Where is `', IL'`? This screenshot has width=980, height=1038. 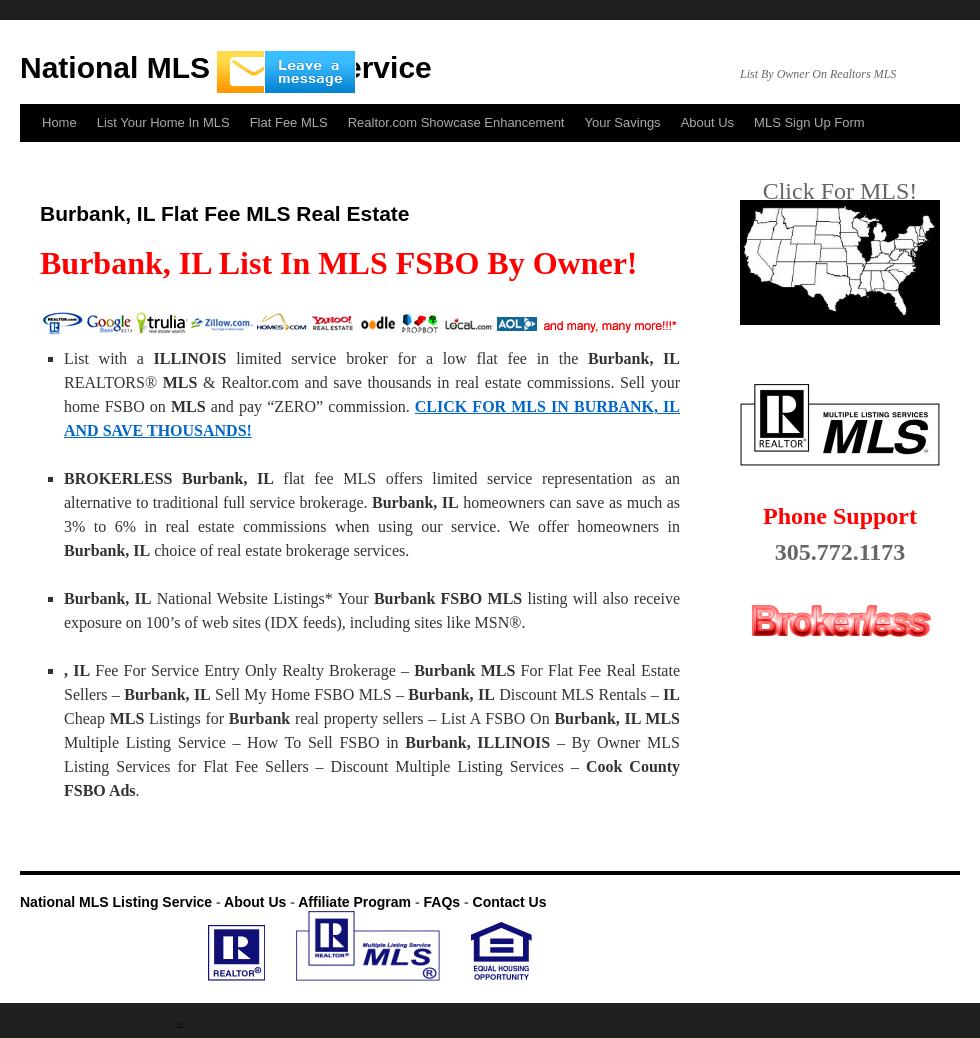
', IL' is located at coordinates (62, 669).